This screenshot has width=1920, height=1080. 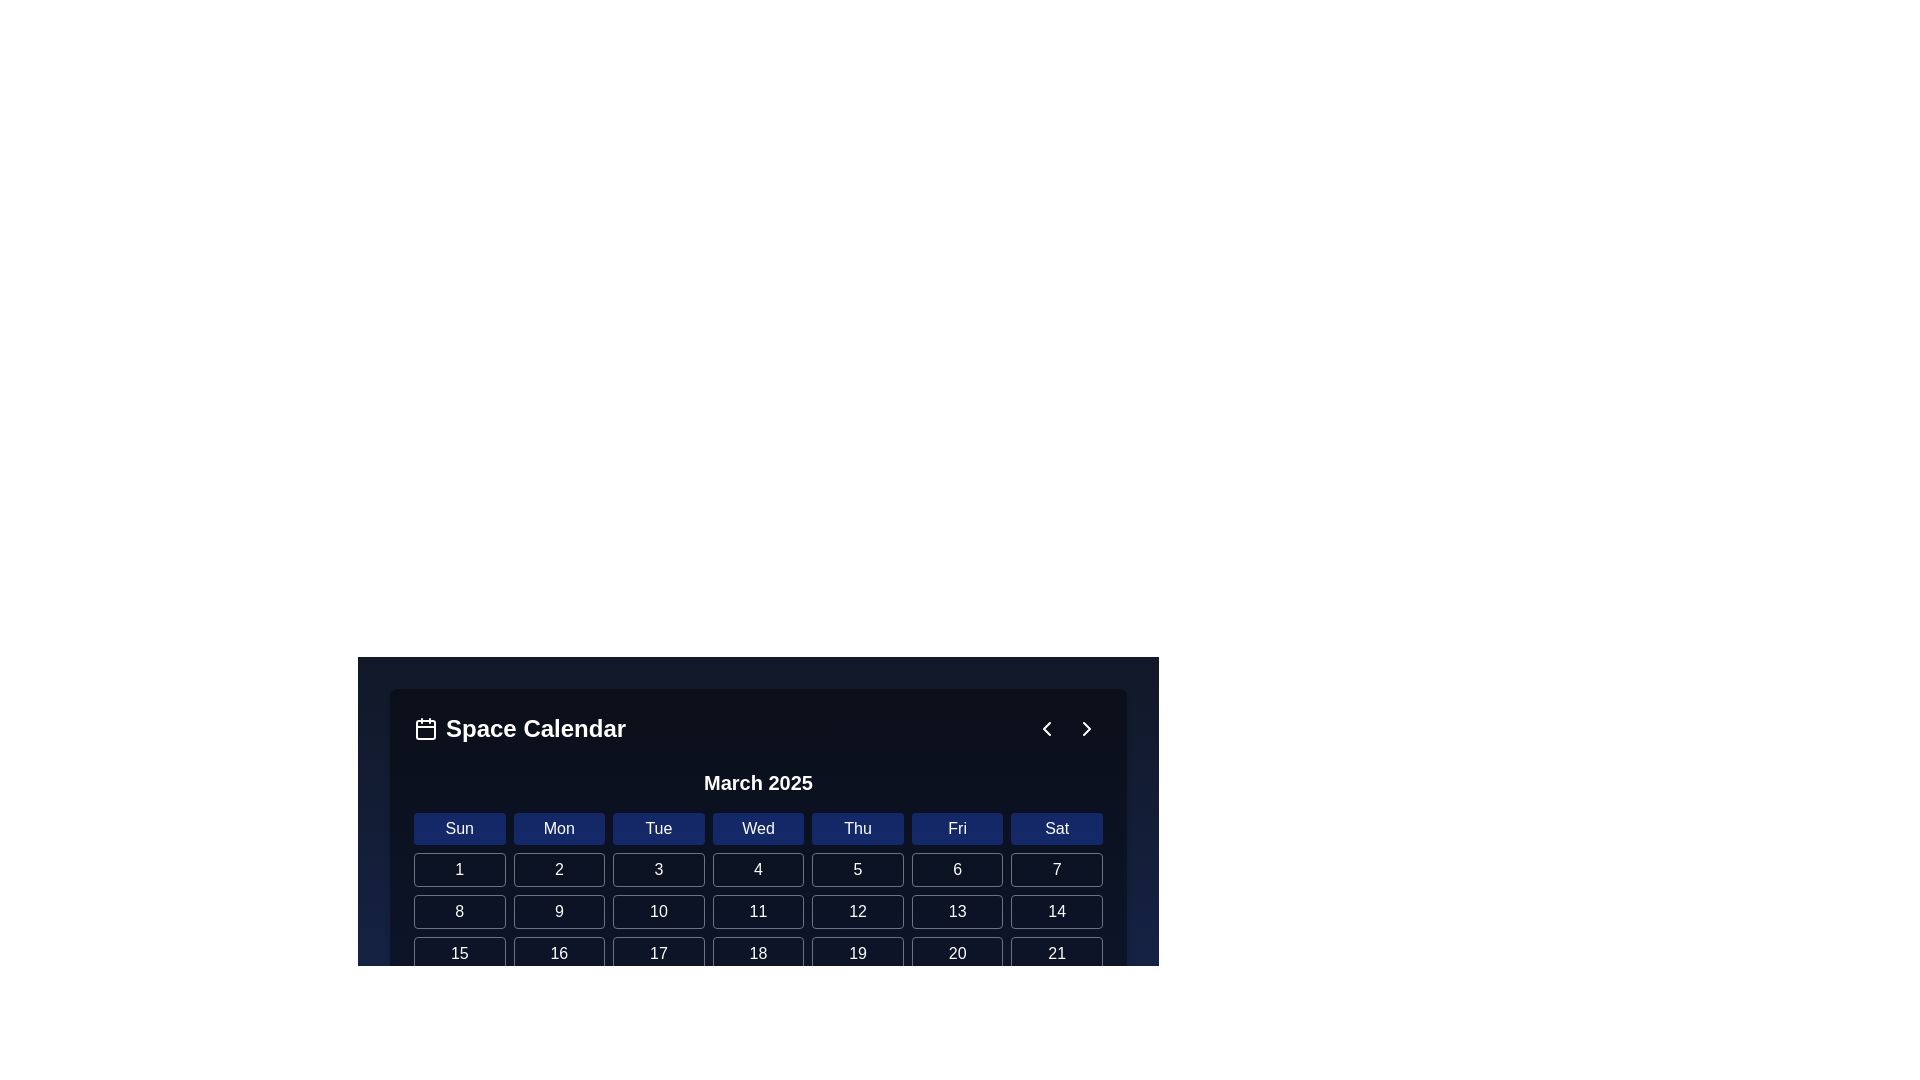 What do you see at coordinates (520, 729) in the screenshot?
I see `displayed text of the Text label with an accompanying icon, which serves as the title for the calendar interface, located in the top-left section of the interface` at bounding box center [520, 729].